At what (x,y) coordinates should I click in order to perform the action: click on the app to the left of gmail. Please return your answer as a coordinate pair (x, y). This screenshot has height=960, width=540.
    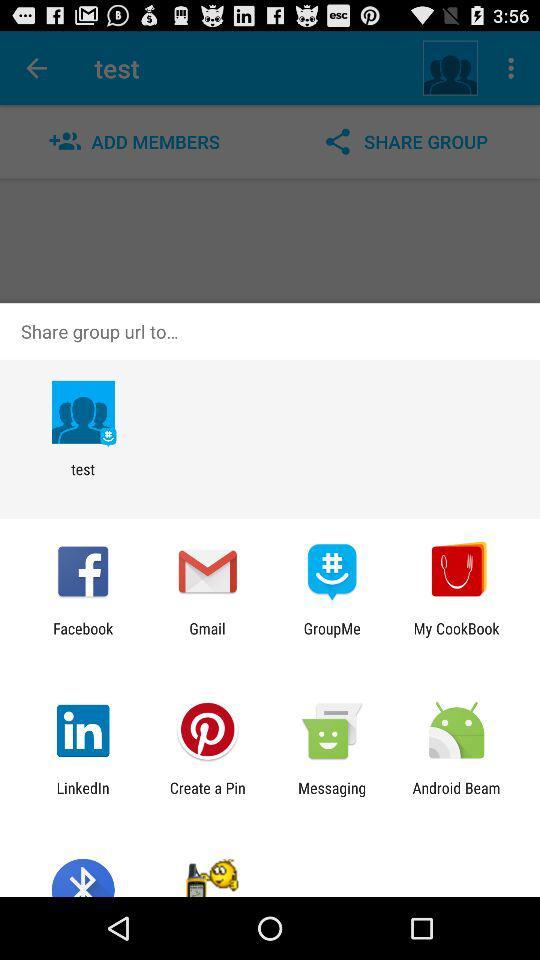
    Looking at the image, I should click on (82, 636).